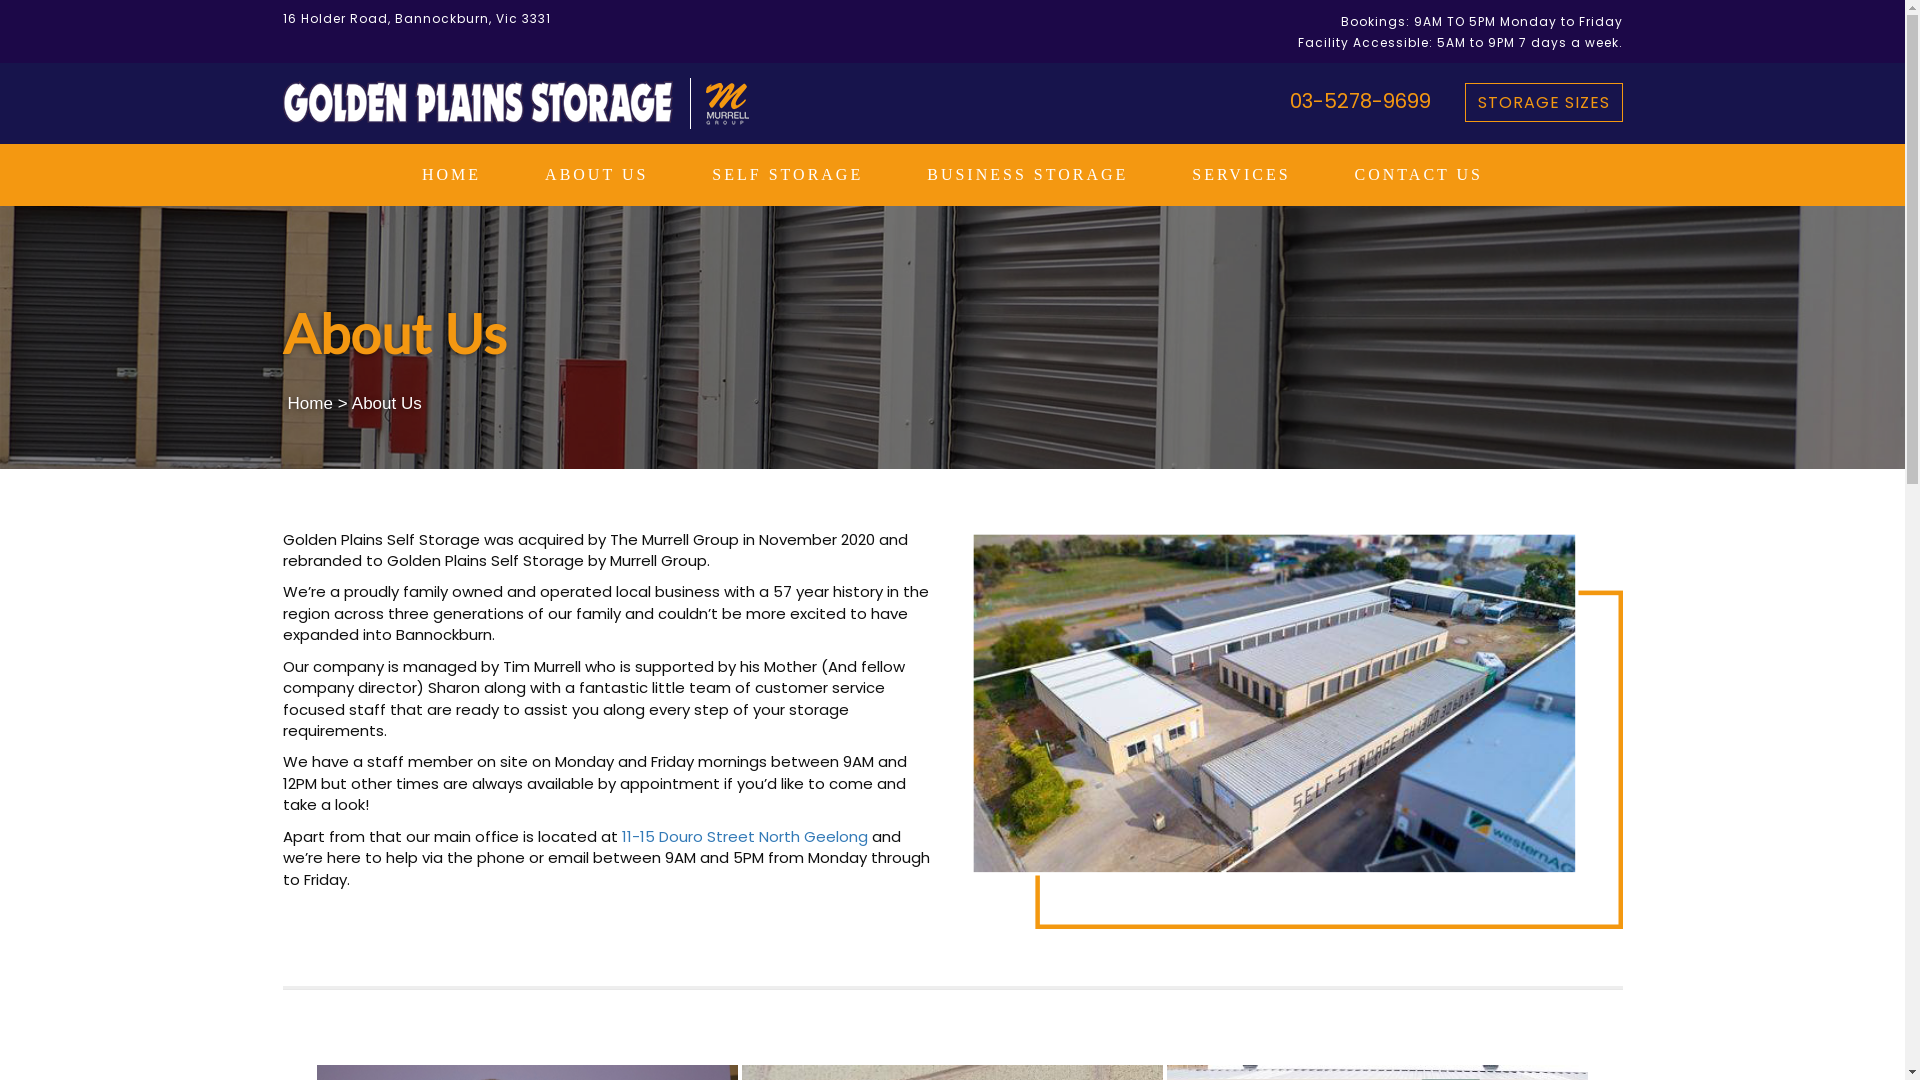  I want to click on 'STORAGE SIZES', so click(1541, 102).